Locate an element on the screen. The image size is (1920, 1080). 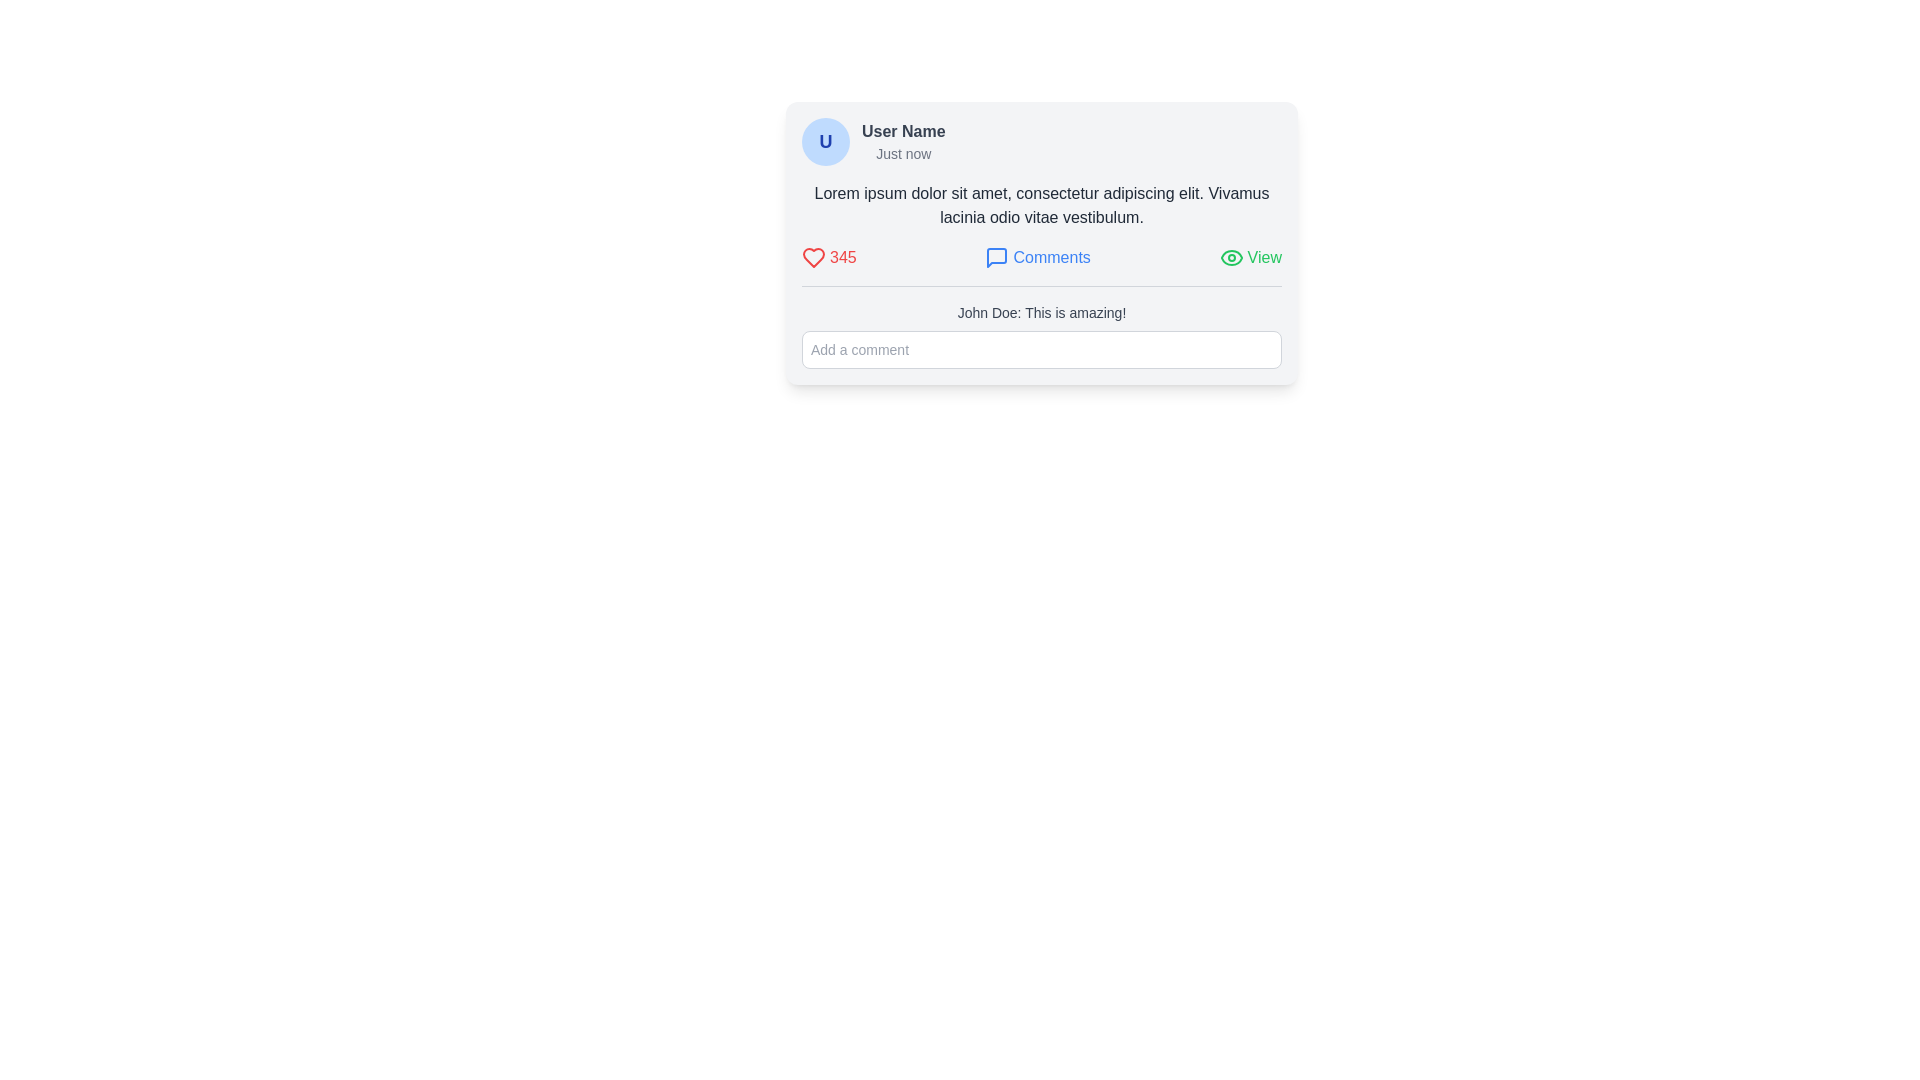
timestamp text label located below the 'User Name' text in the content box to gain temporal context for the associated content is located at coordinates (902, 153).